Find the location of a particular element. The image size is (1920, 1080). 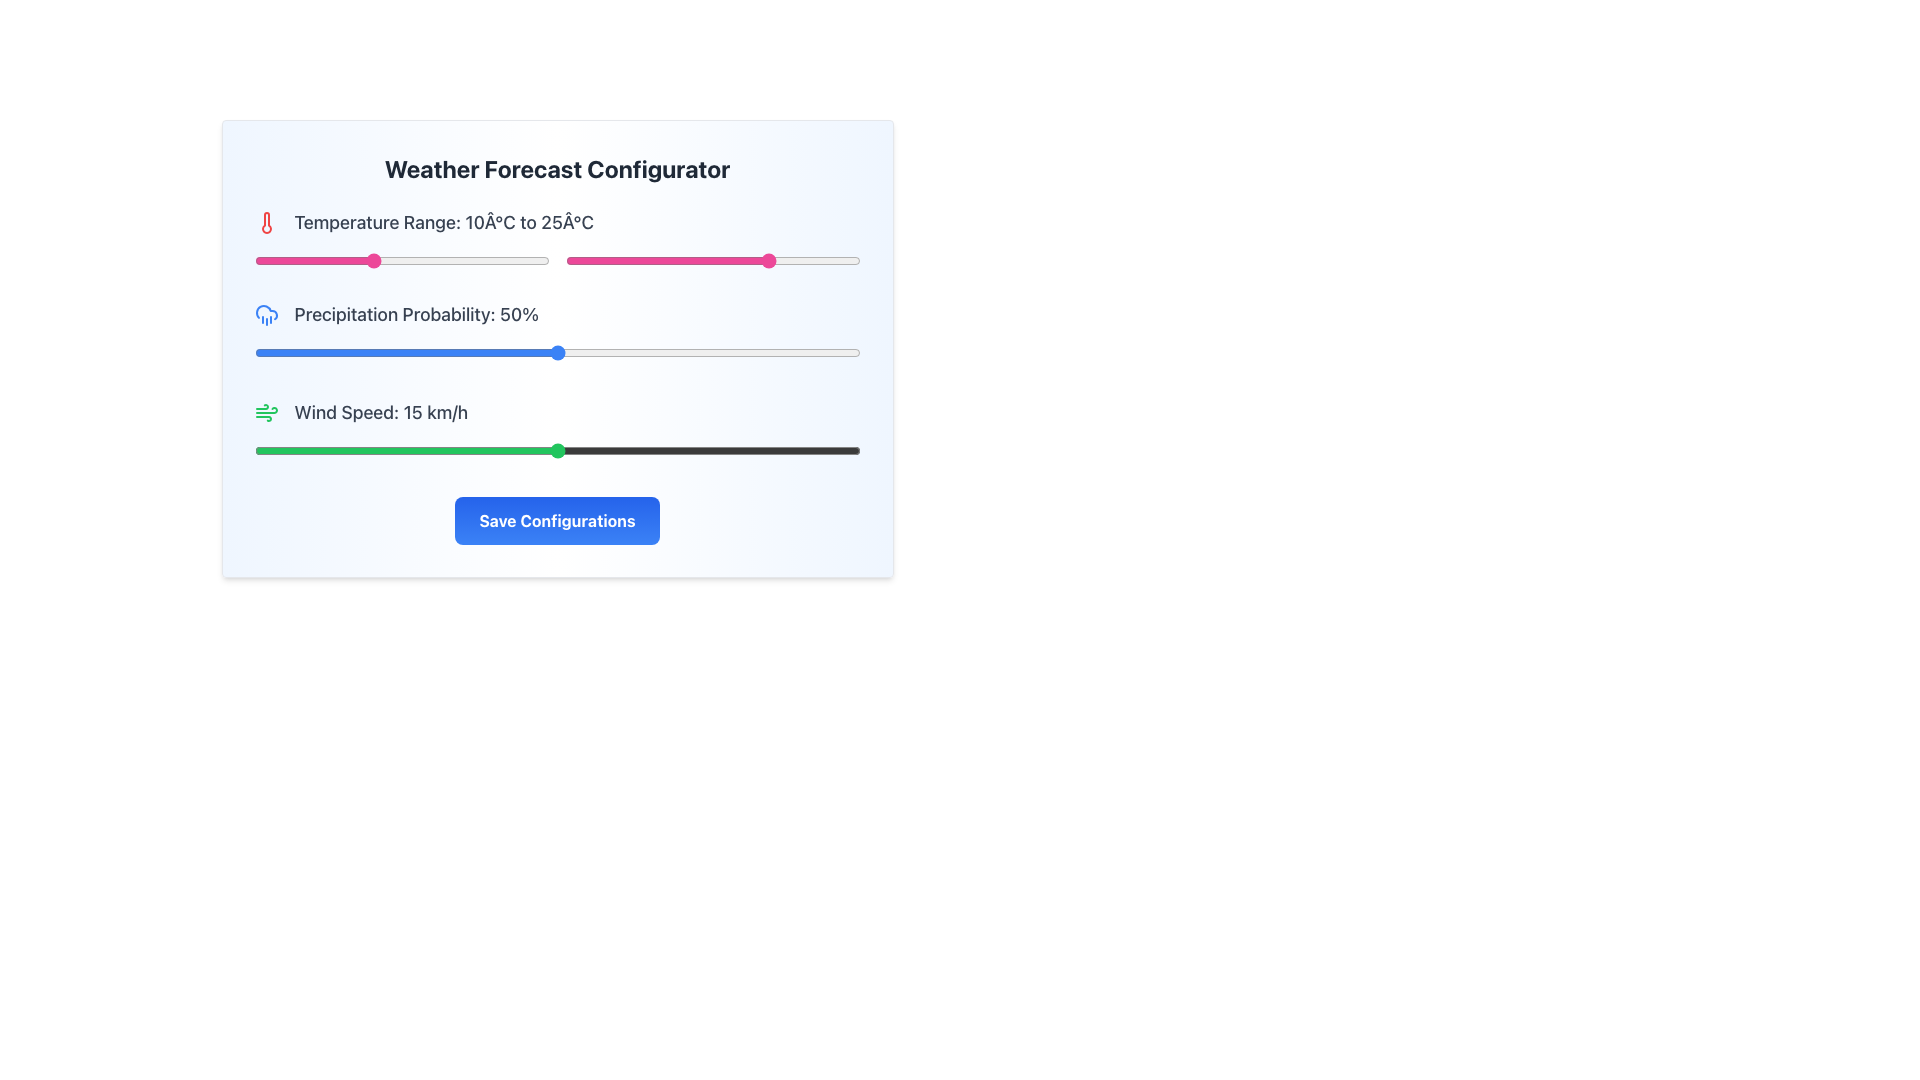

the temperature value is located at coordinates (830, 260).